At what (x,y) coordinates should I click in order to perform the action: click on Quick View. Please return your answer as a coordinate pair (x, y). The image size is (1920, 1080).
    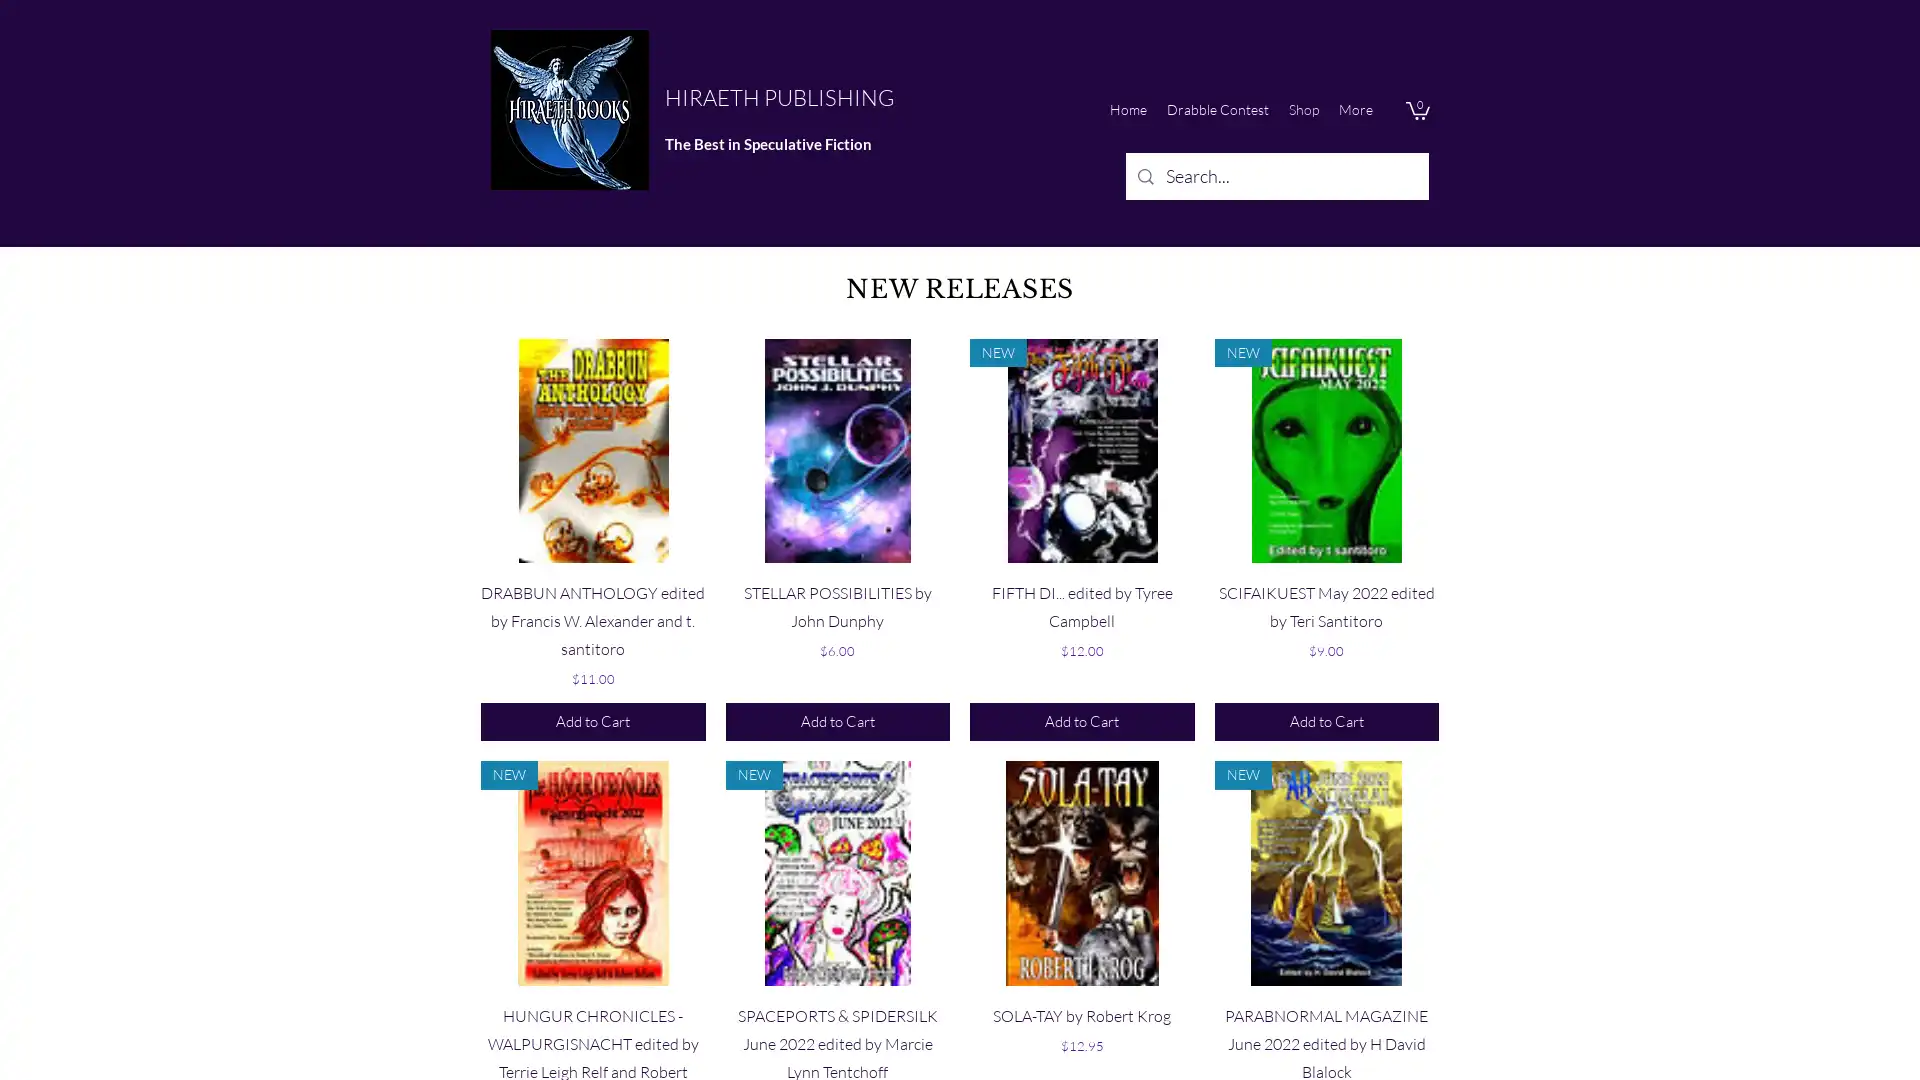
    Looking at the image, I should click on (837, 1010).